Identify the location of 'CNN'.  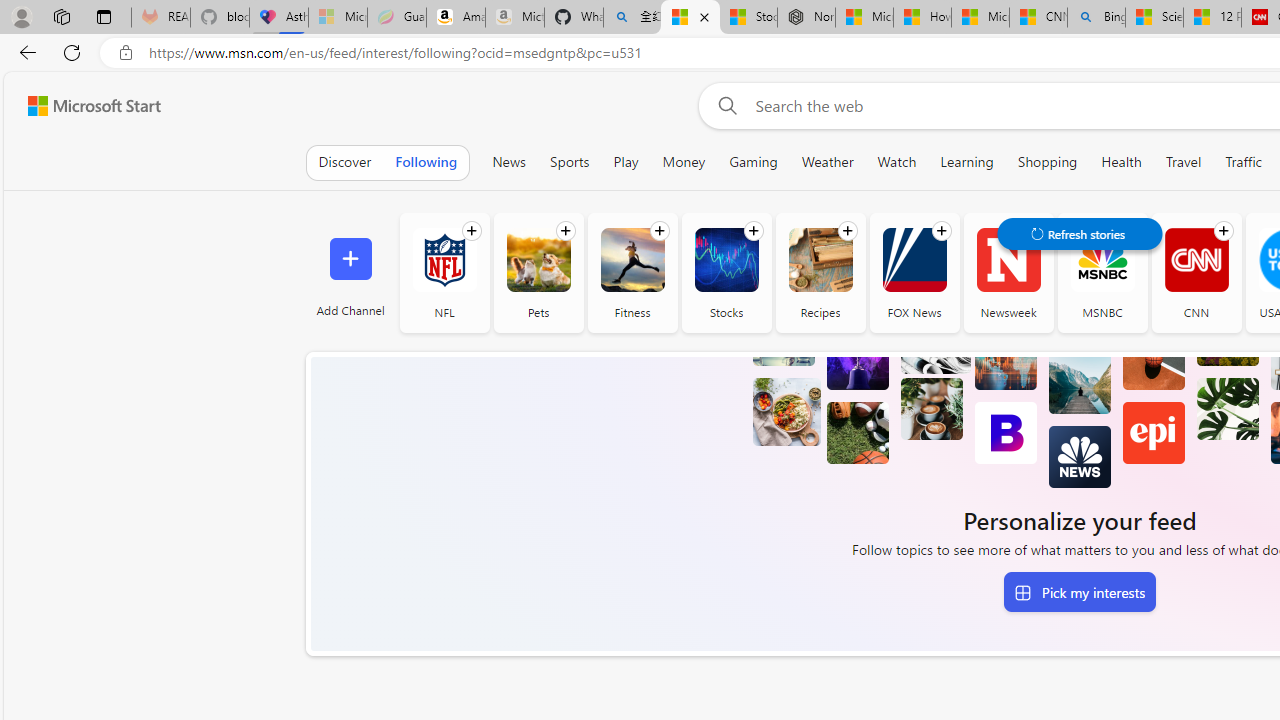
(1196, 272).